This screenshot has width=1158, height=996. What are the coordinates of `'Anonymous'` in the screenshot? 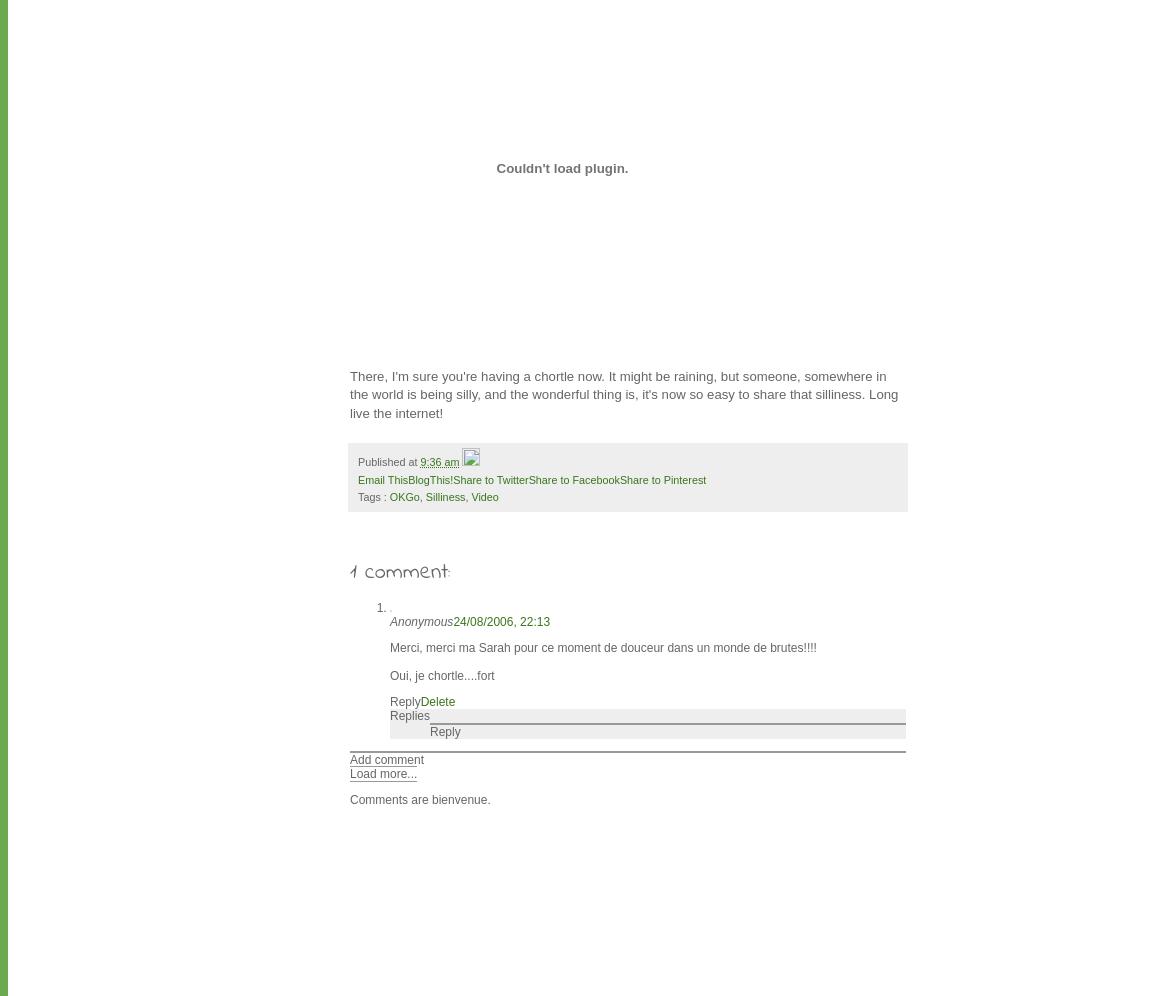 It's located at (389, 622).